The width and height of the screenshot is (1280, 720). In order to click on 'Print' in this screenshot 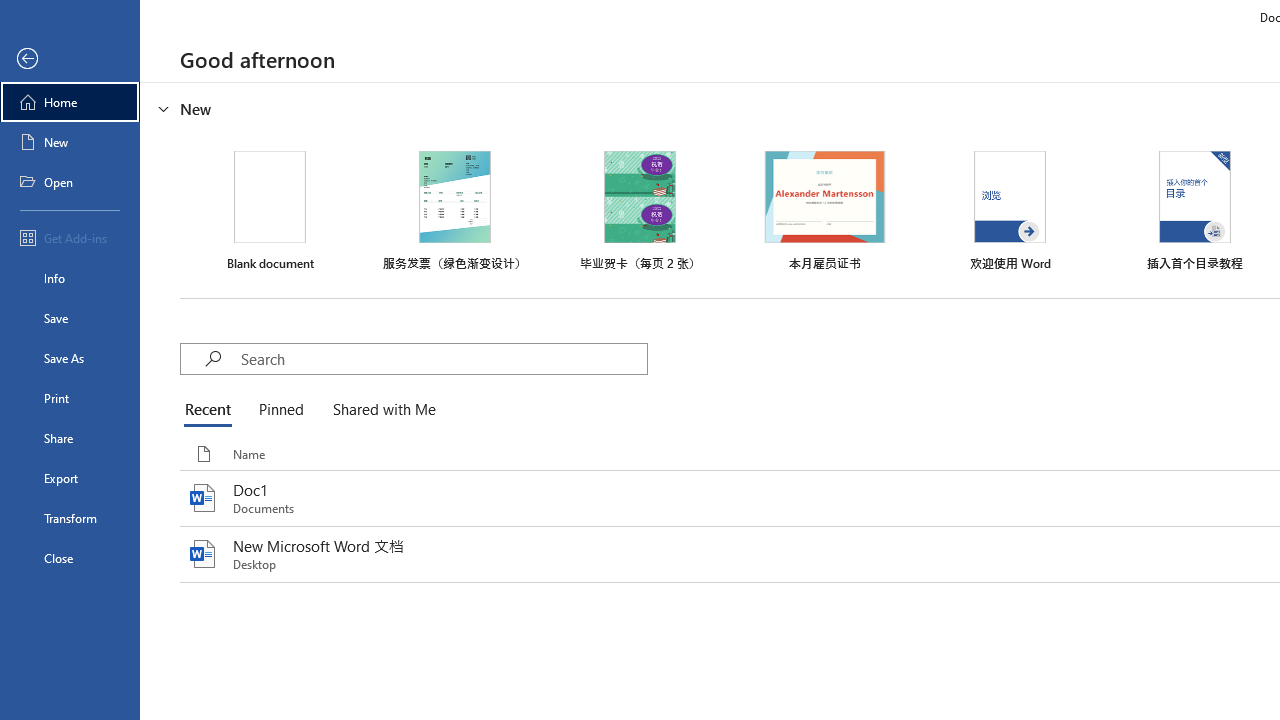, I will do `click(69, 398)`.